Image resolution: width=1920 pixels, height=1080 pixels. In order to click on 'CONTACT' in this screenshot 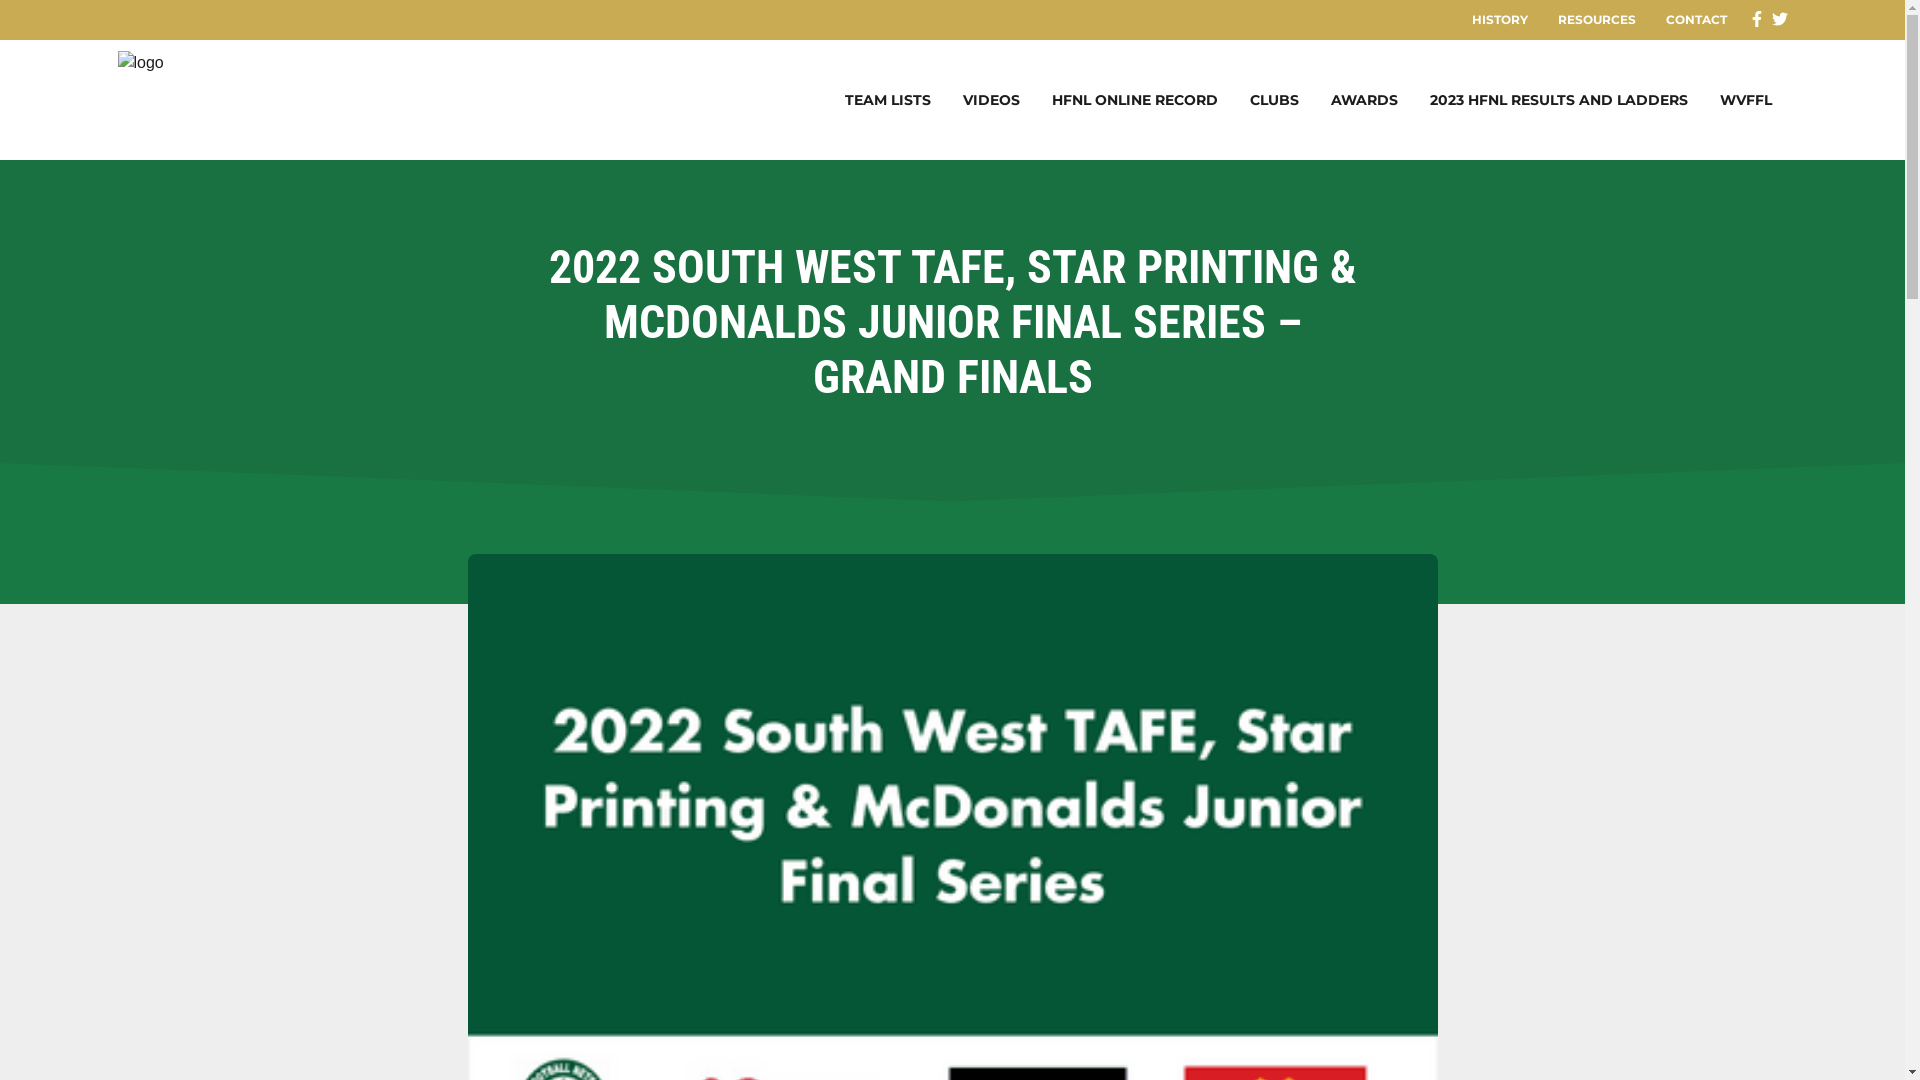, I will do `click(1694, 19)`.